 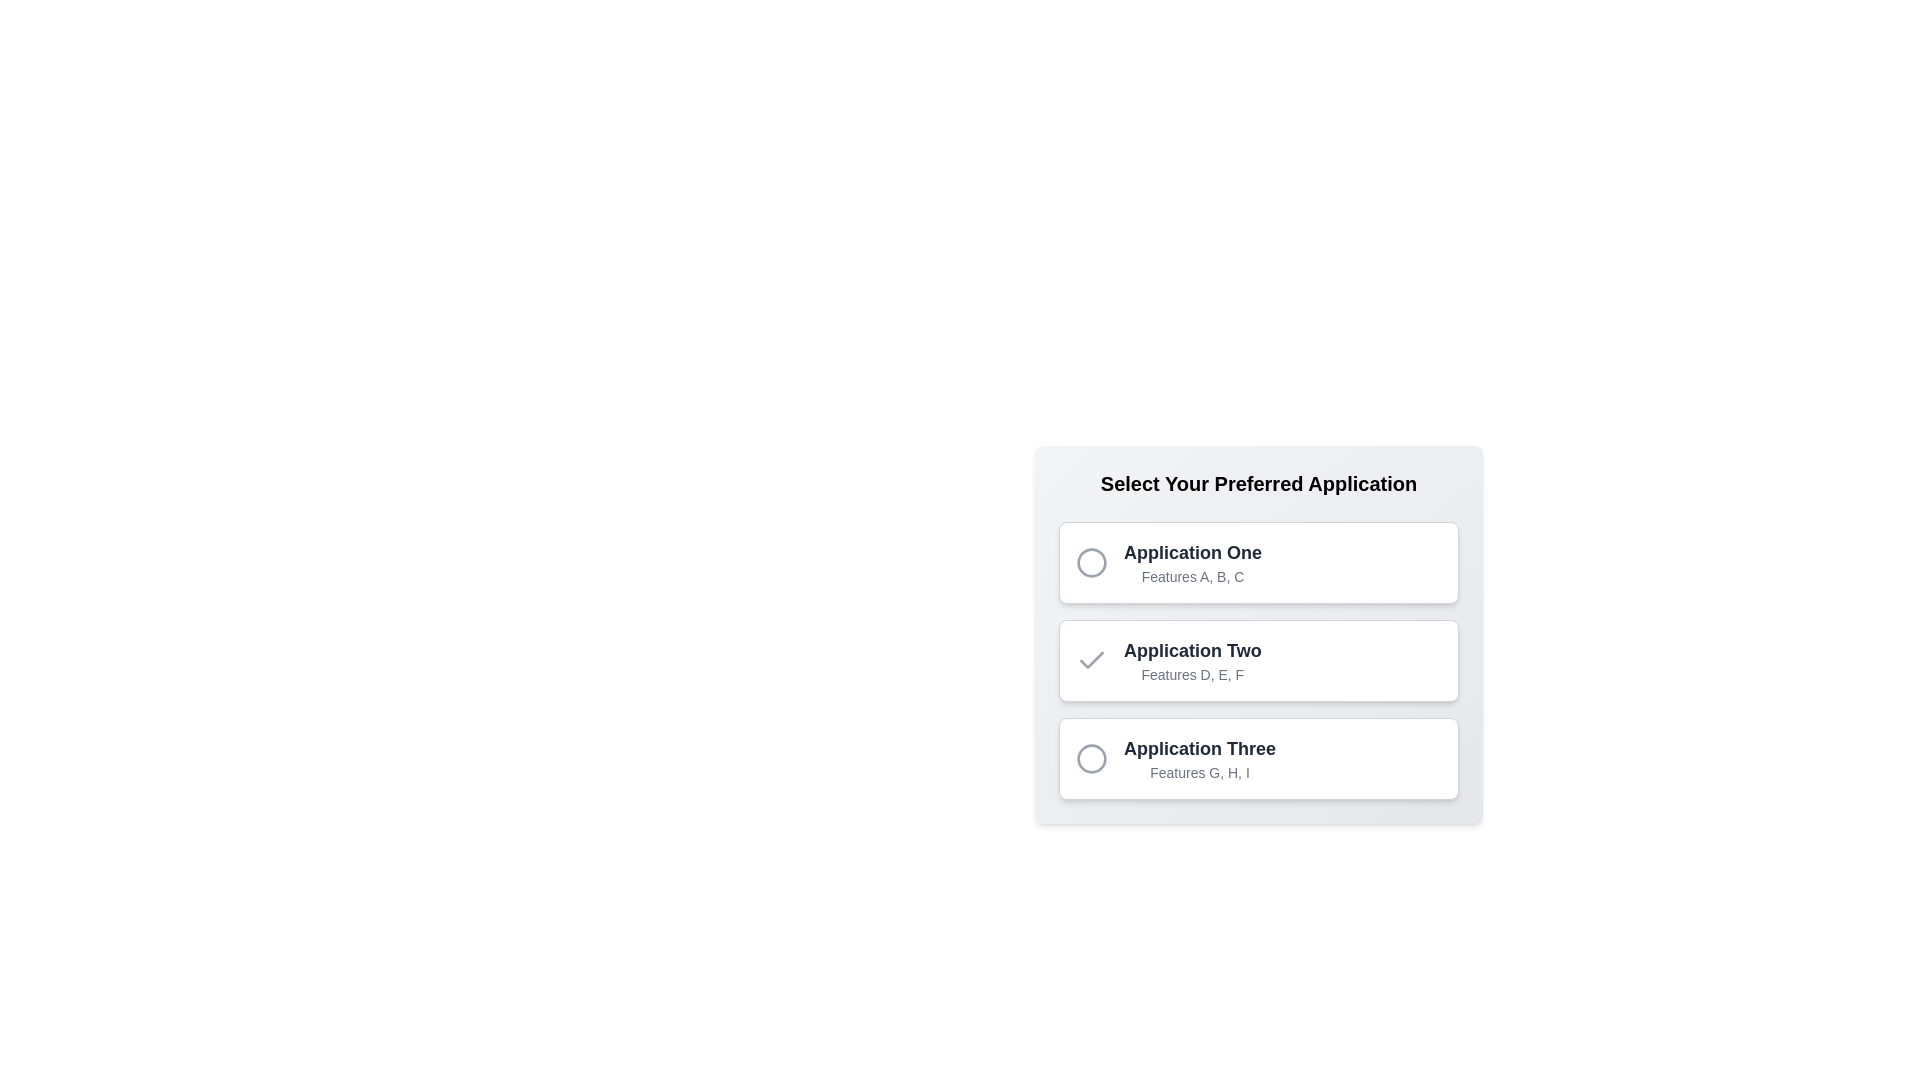 What do you see at coordinates (1200, 759) in the screenshot?
I see `the text display that shows the name and features of the third selectable application option located at the bottom of the vertical list, to the right of a circular radio button` at bounding box center [1200, 759].